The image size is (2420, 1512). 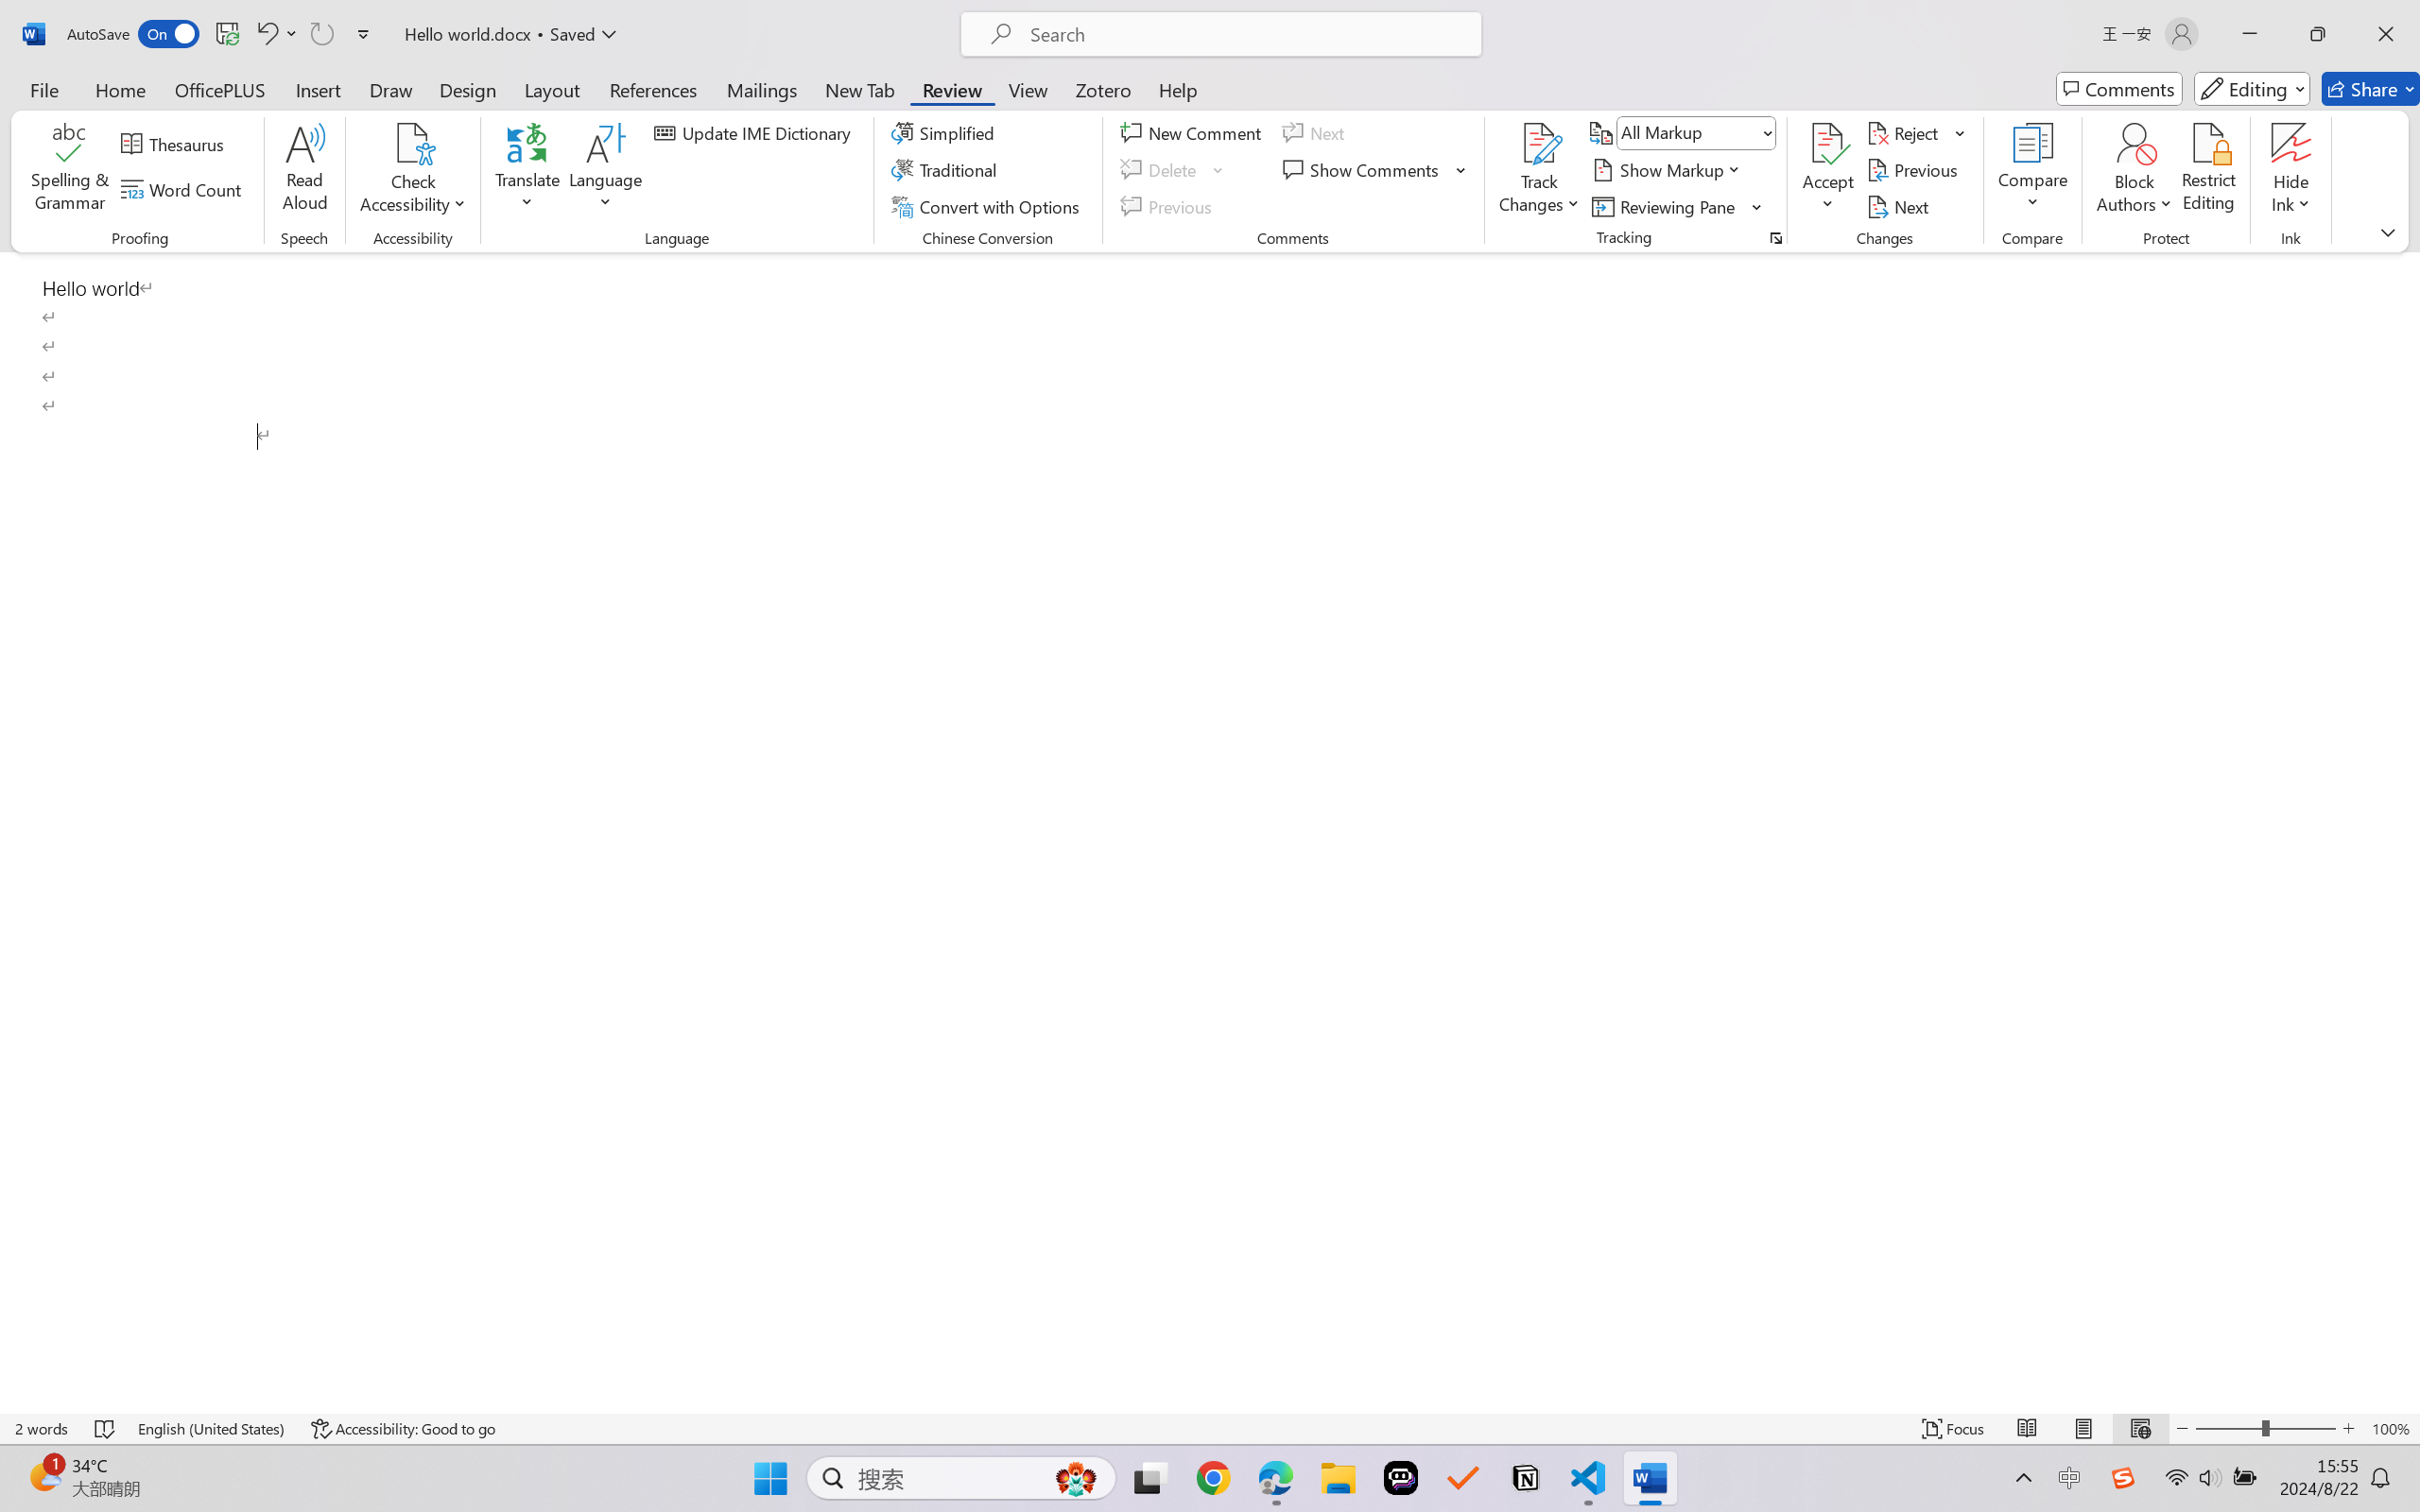 What do you see at coordinates (363, 33) in the screenshot?
I see `'Customize Quick Access Toolbar'` at bounding box center [363, 33].